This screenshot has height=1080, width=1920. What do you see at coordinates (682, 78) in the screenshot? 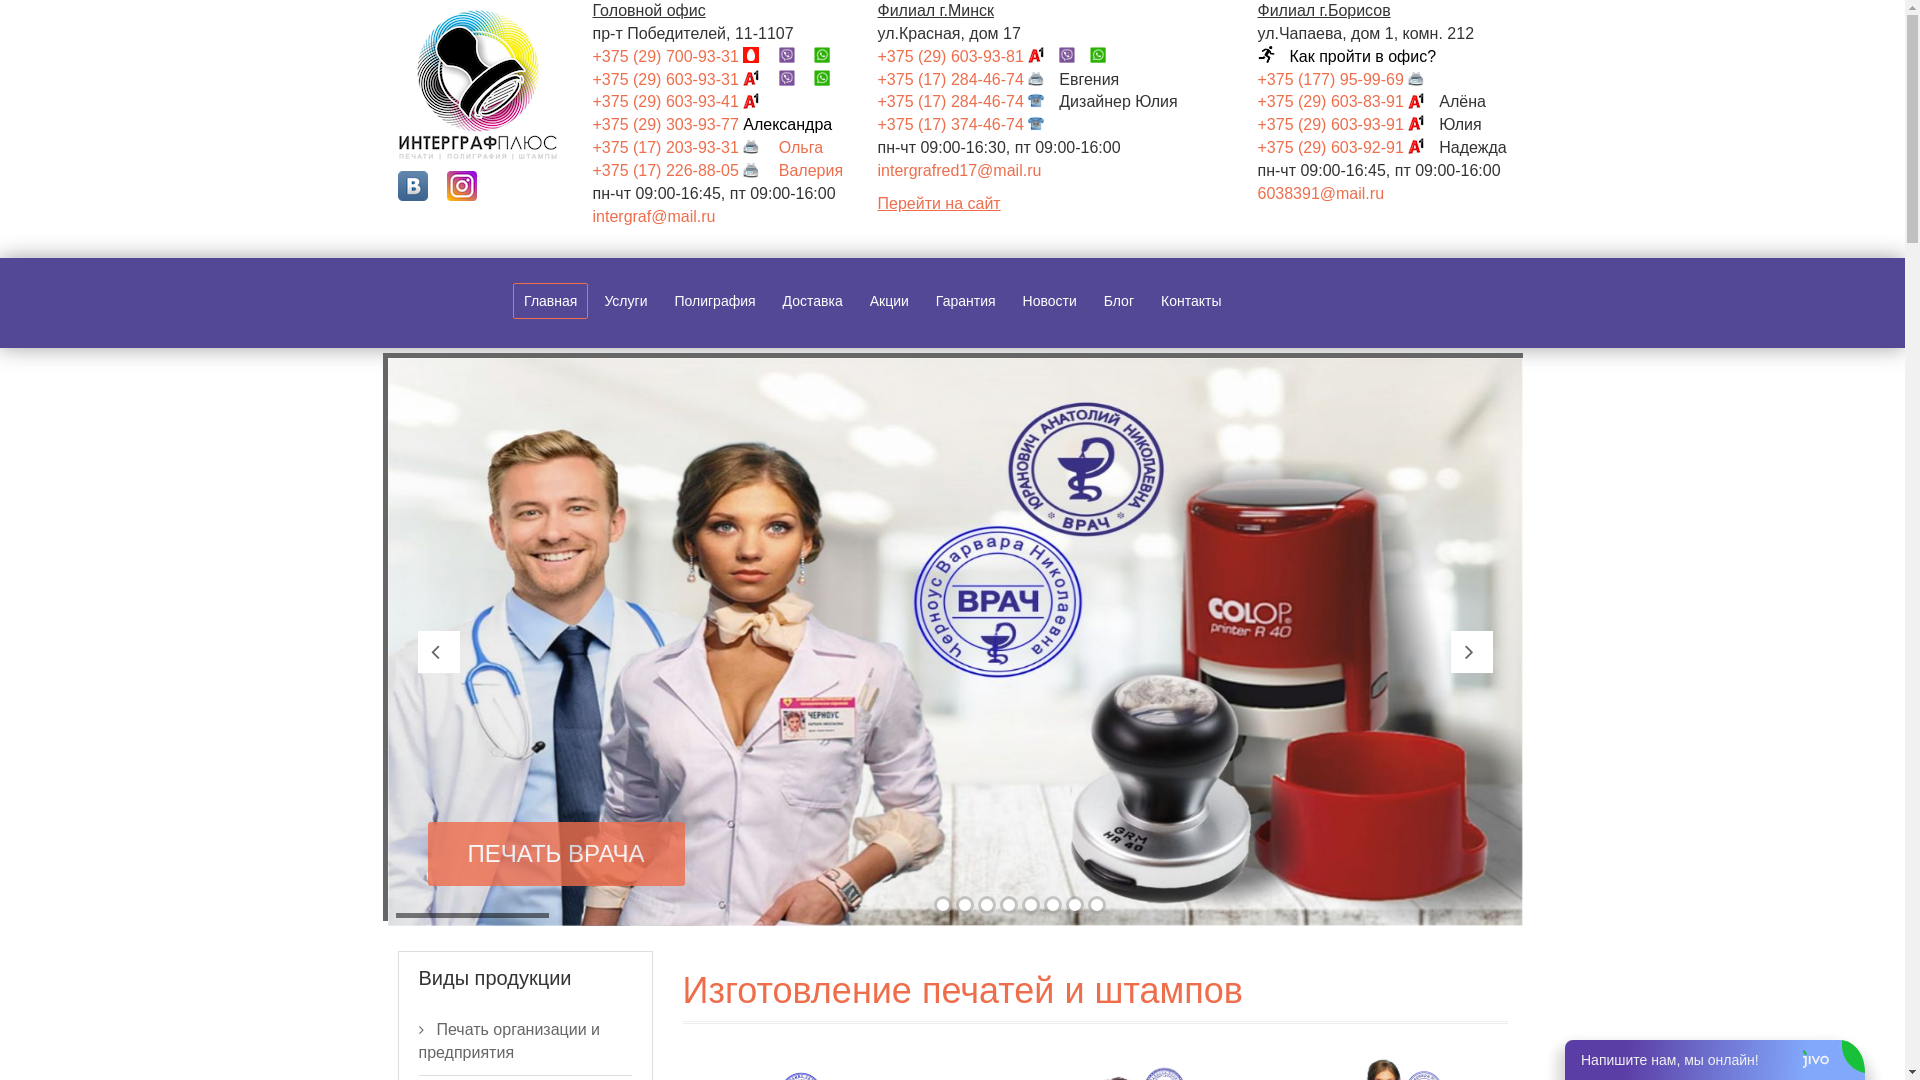
I see `'+375 (29) 603-93-31 '` at bounding box center [682, 78].